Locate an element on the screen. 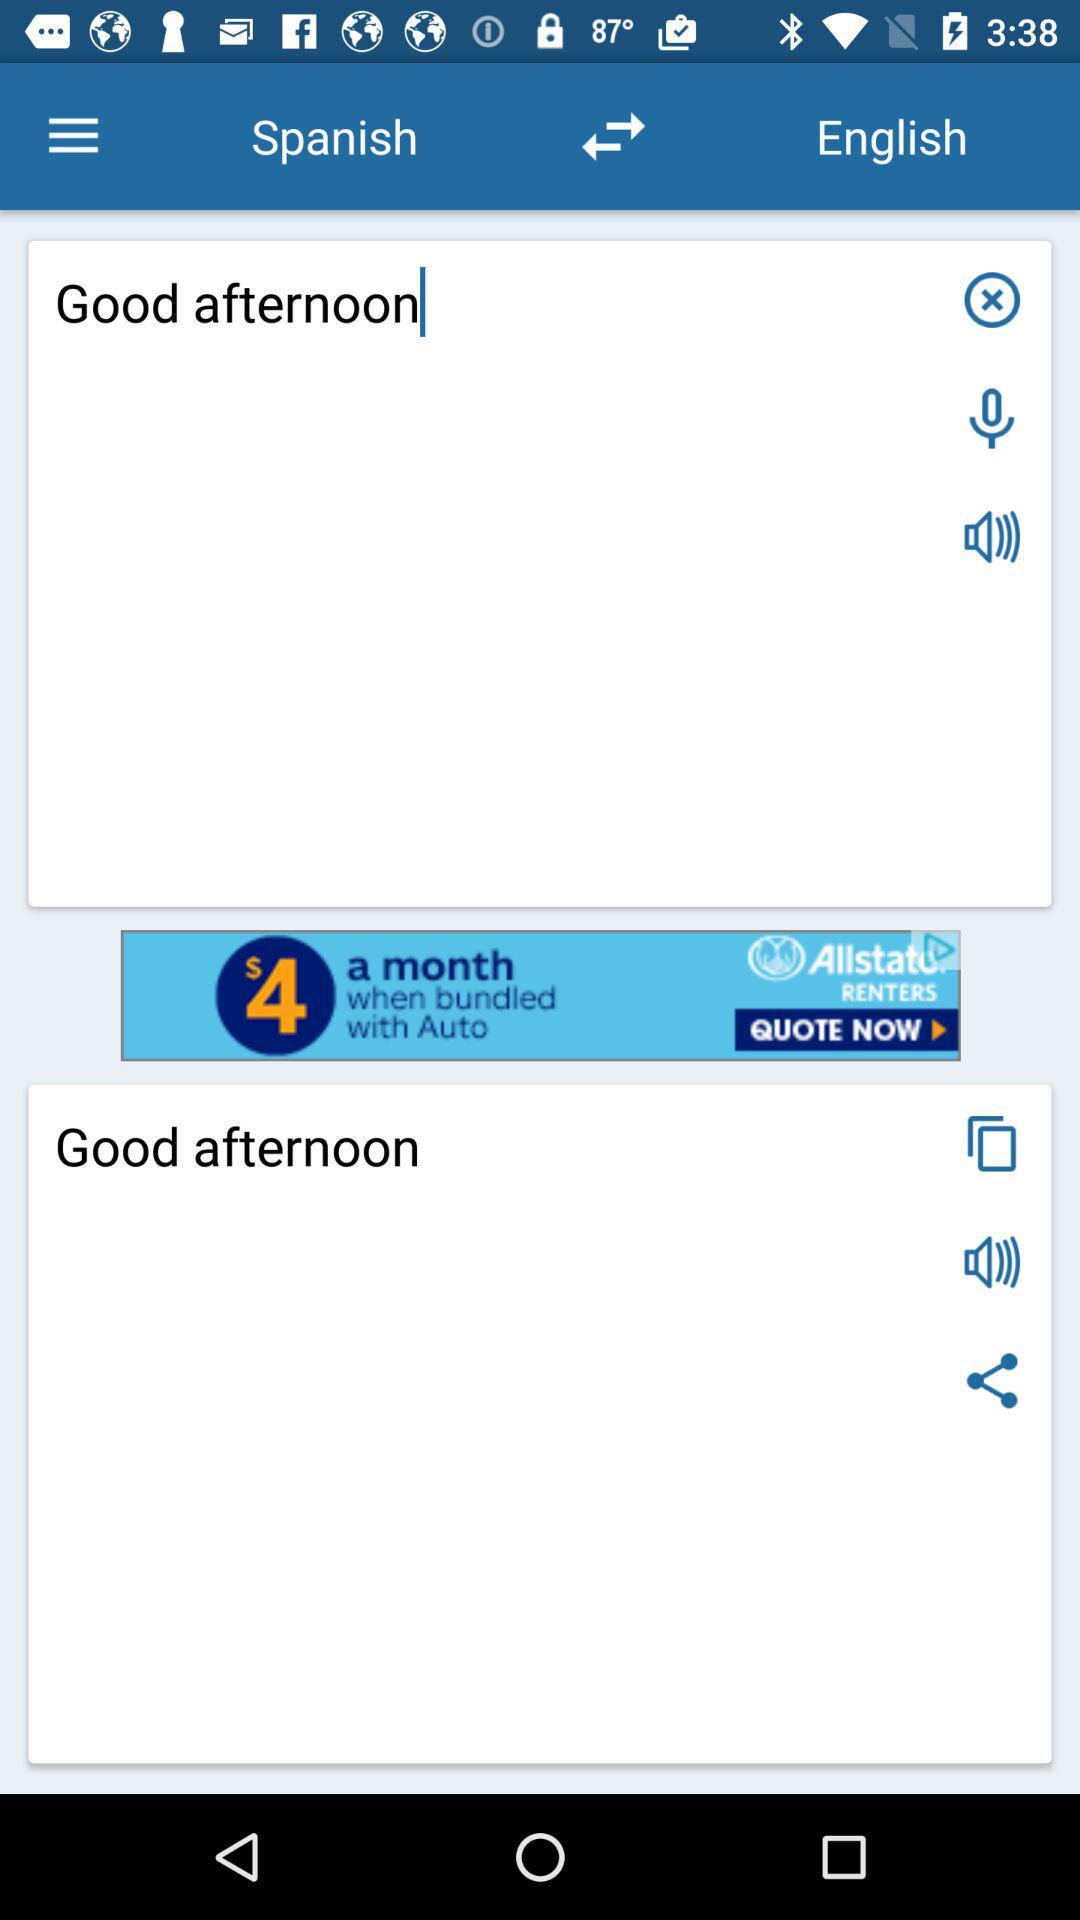 The width and height of the screenshot is (1080, 1920). play is located at coordinates (992, 537).